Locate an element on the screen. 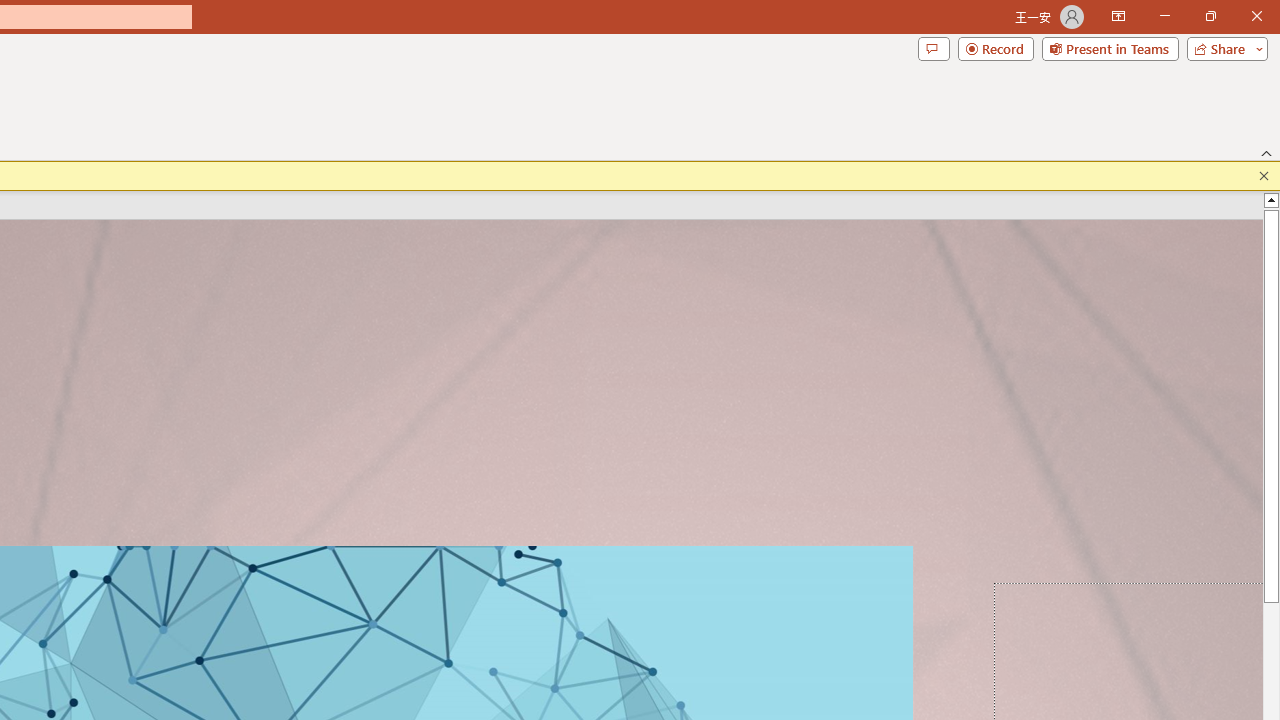 Image resolution: width=1280 pixels, height=720 pixels. 'Close this message' is located at coordinates (1263, 175).